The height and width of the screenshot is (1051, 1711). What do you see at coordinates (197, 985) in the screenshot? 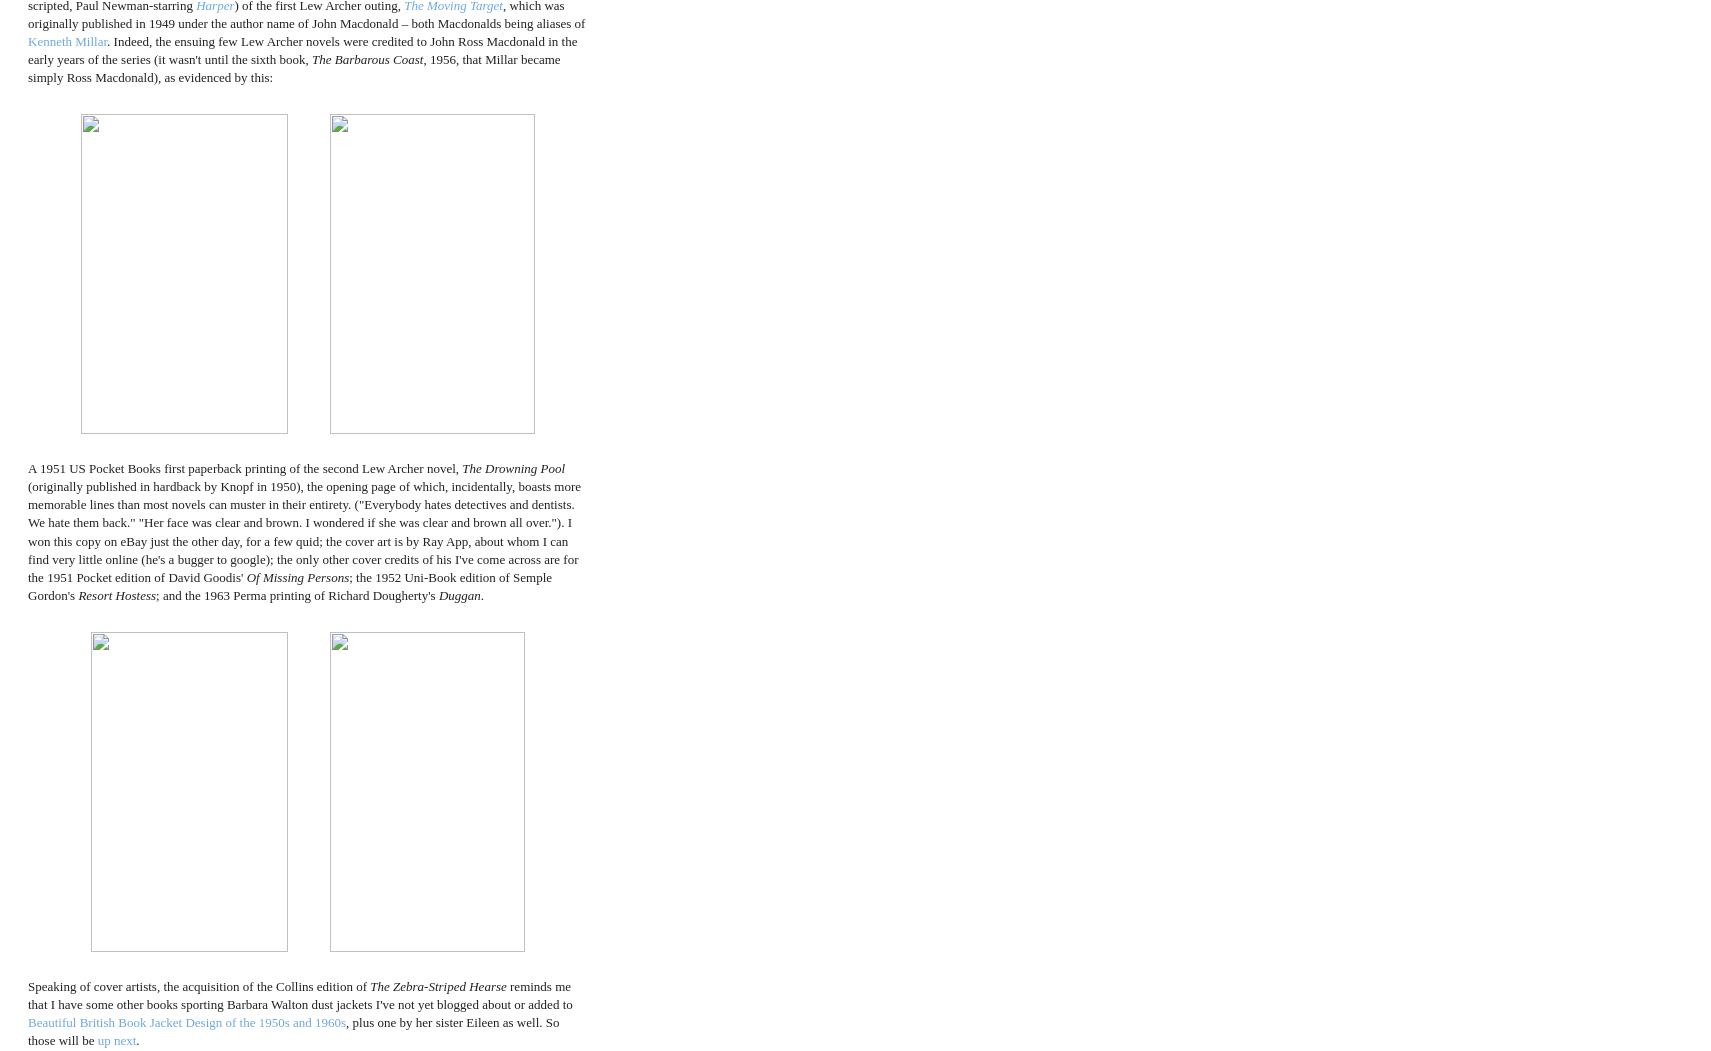
I see `'Speaking of cover artists, the acquisition of the Collins edition of'` at bounding box center [197, 985].